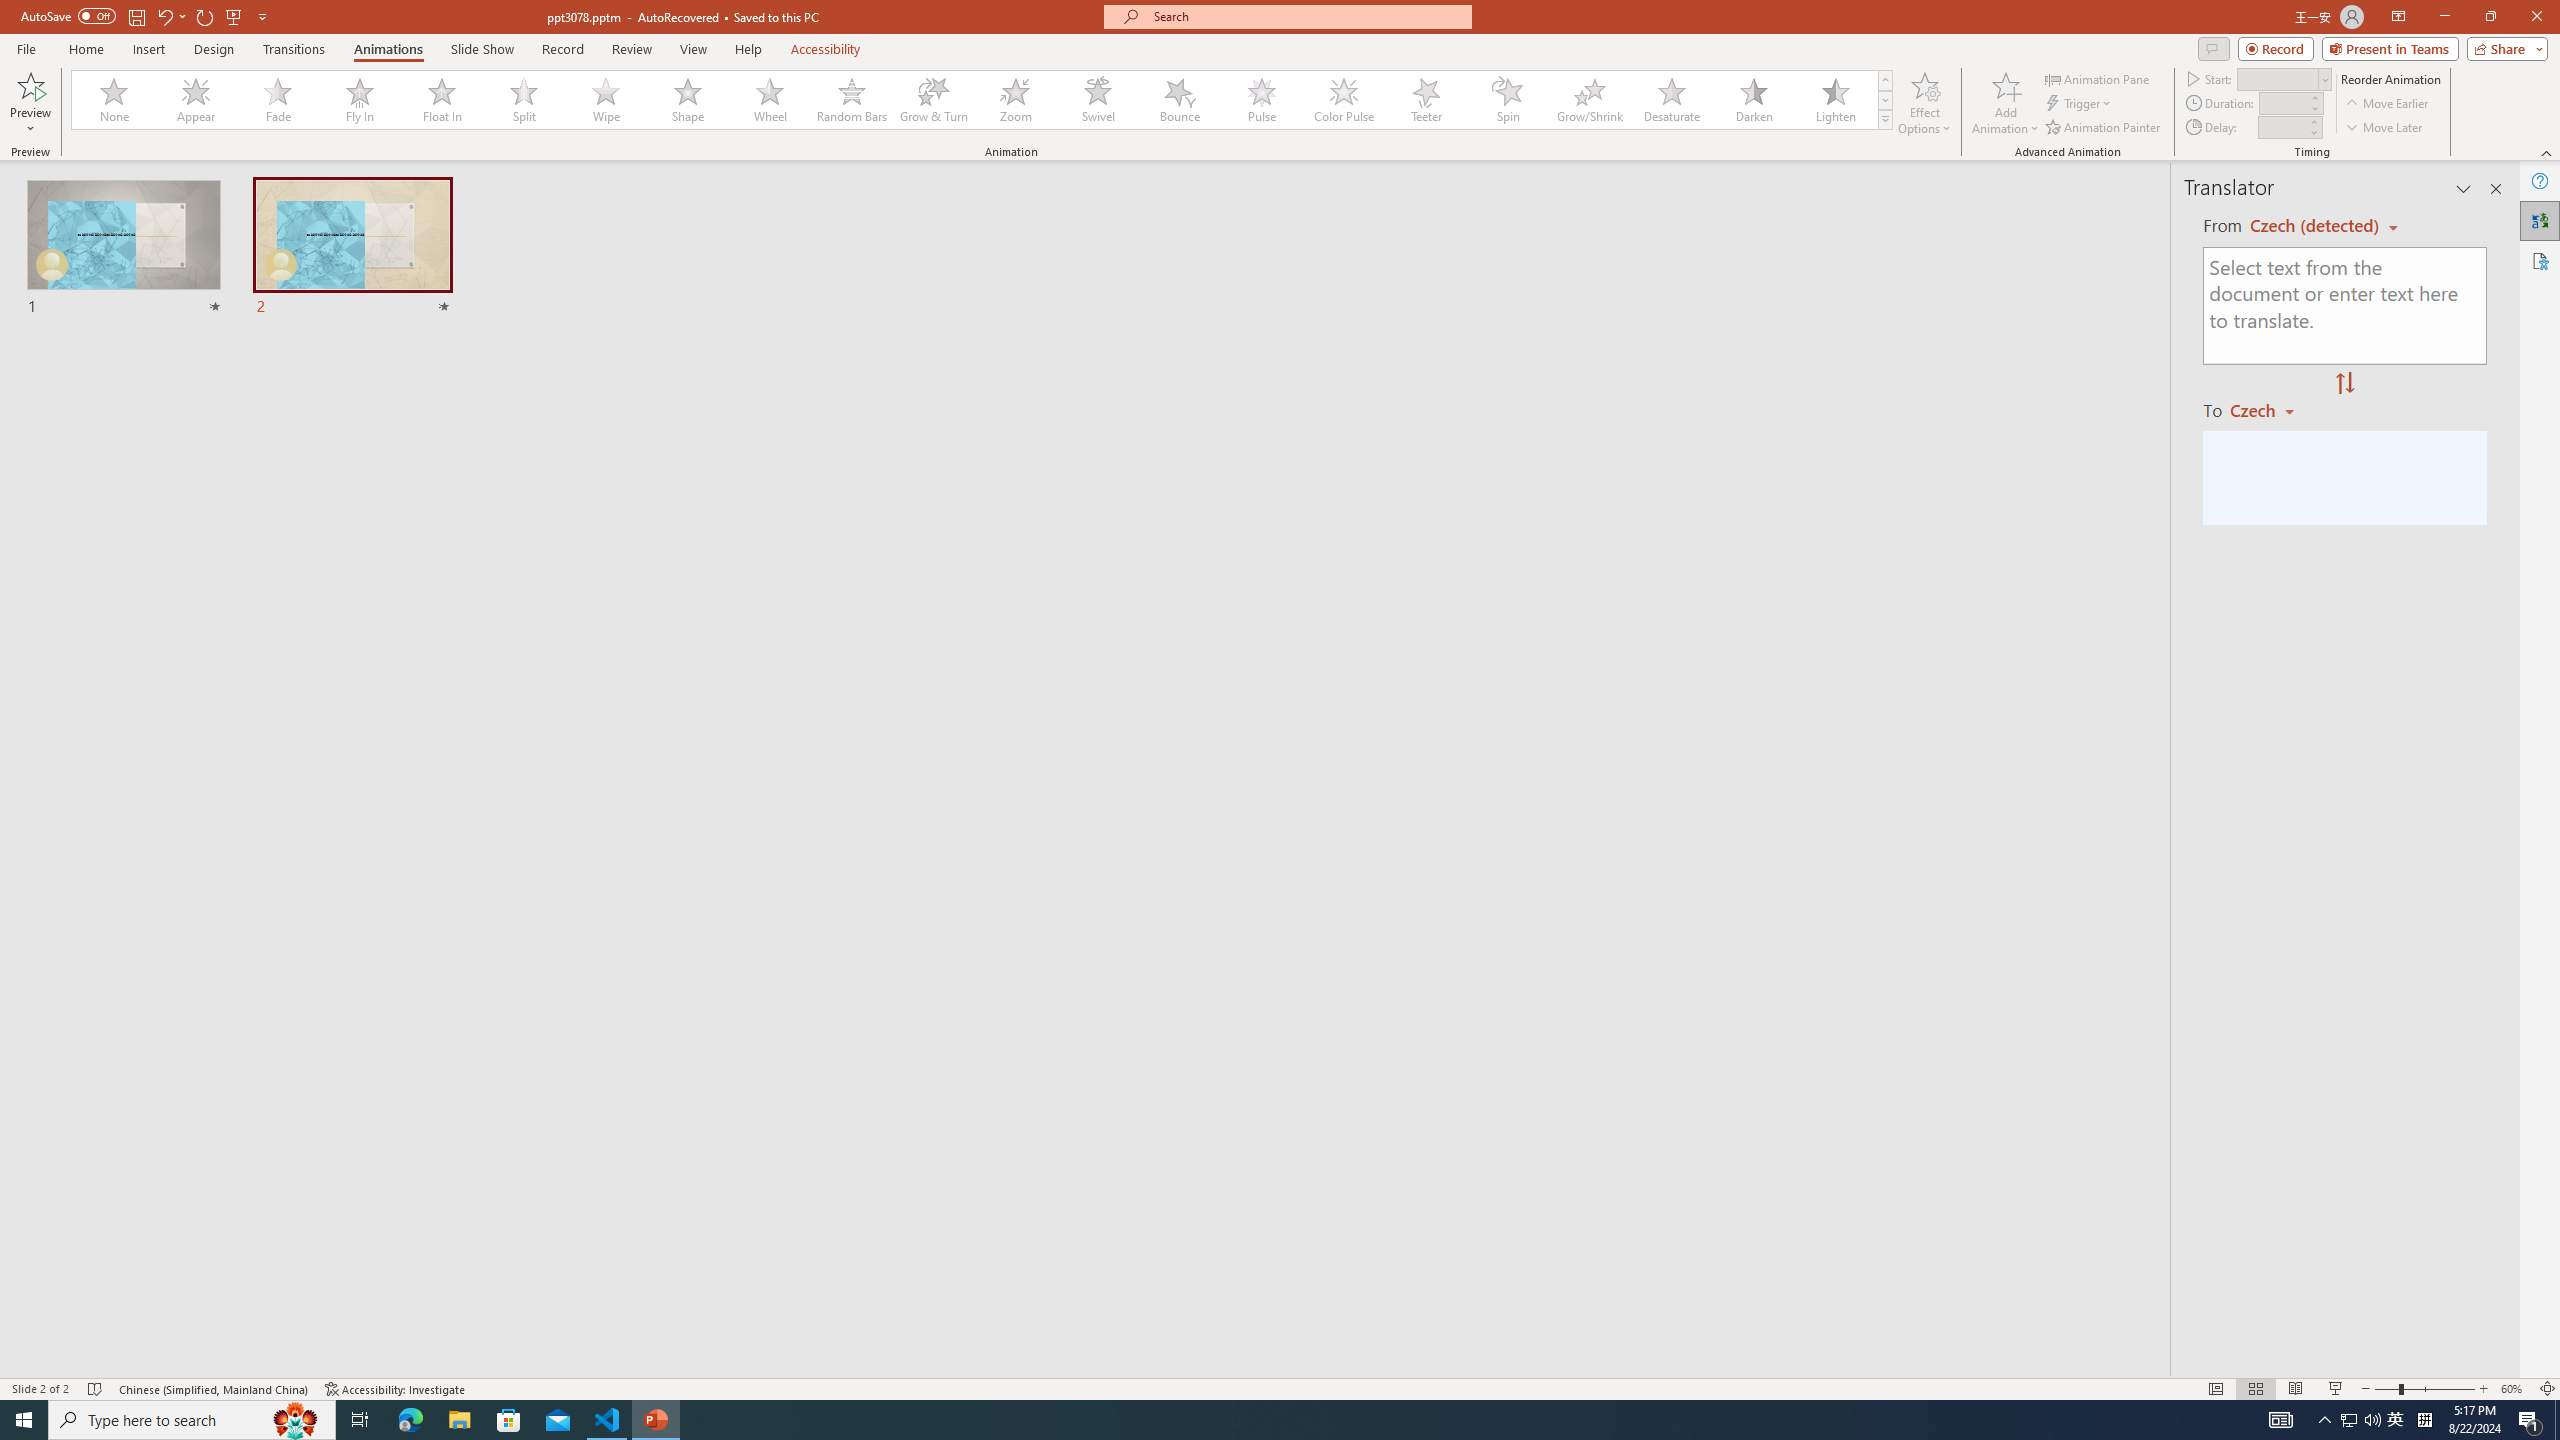 This screenshot has height=1440, width=2560. I want to click on 'Fly In', so click(359, 99).